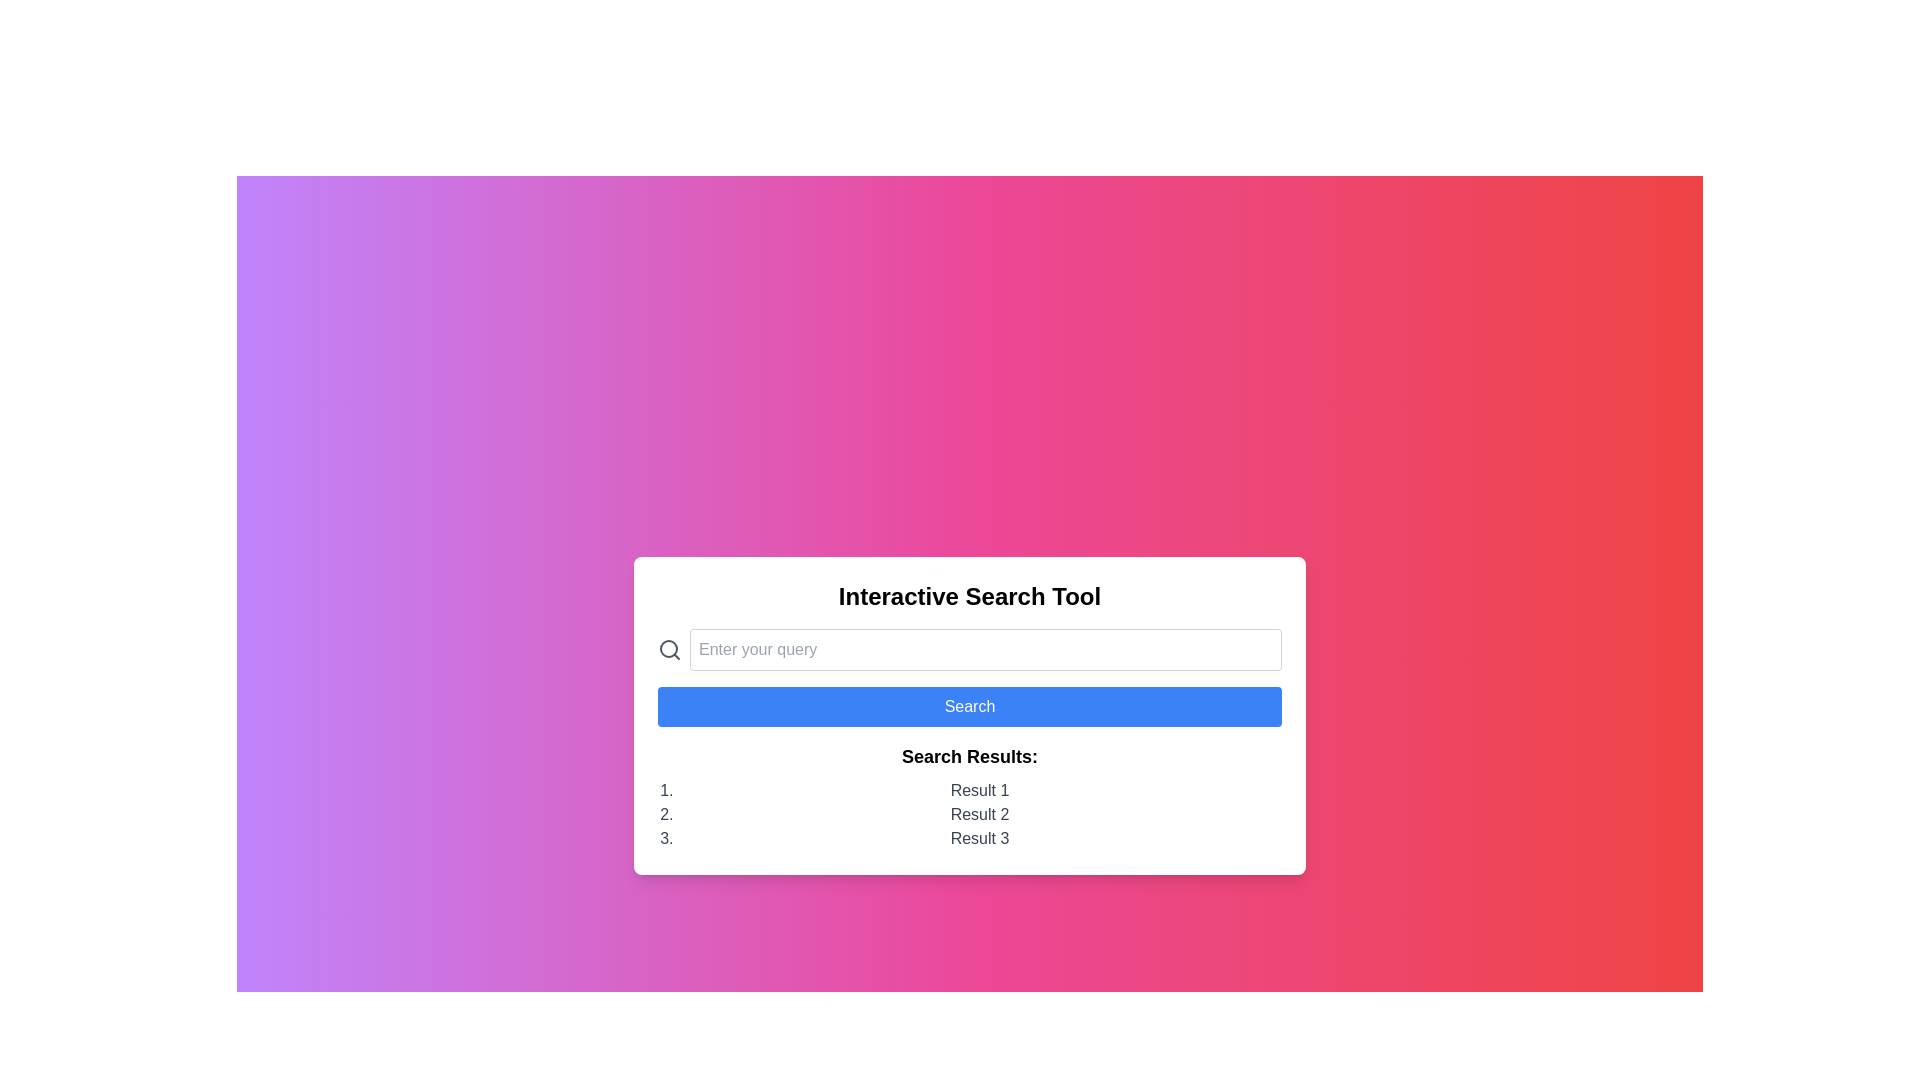  I want to click on the magnifying glass icon in the search bar, which is styled as an interactive search symbol with a light gray color scheme, located to the left of the text input field, so click(670, 650).